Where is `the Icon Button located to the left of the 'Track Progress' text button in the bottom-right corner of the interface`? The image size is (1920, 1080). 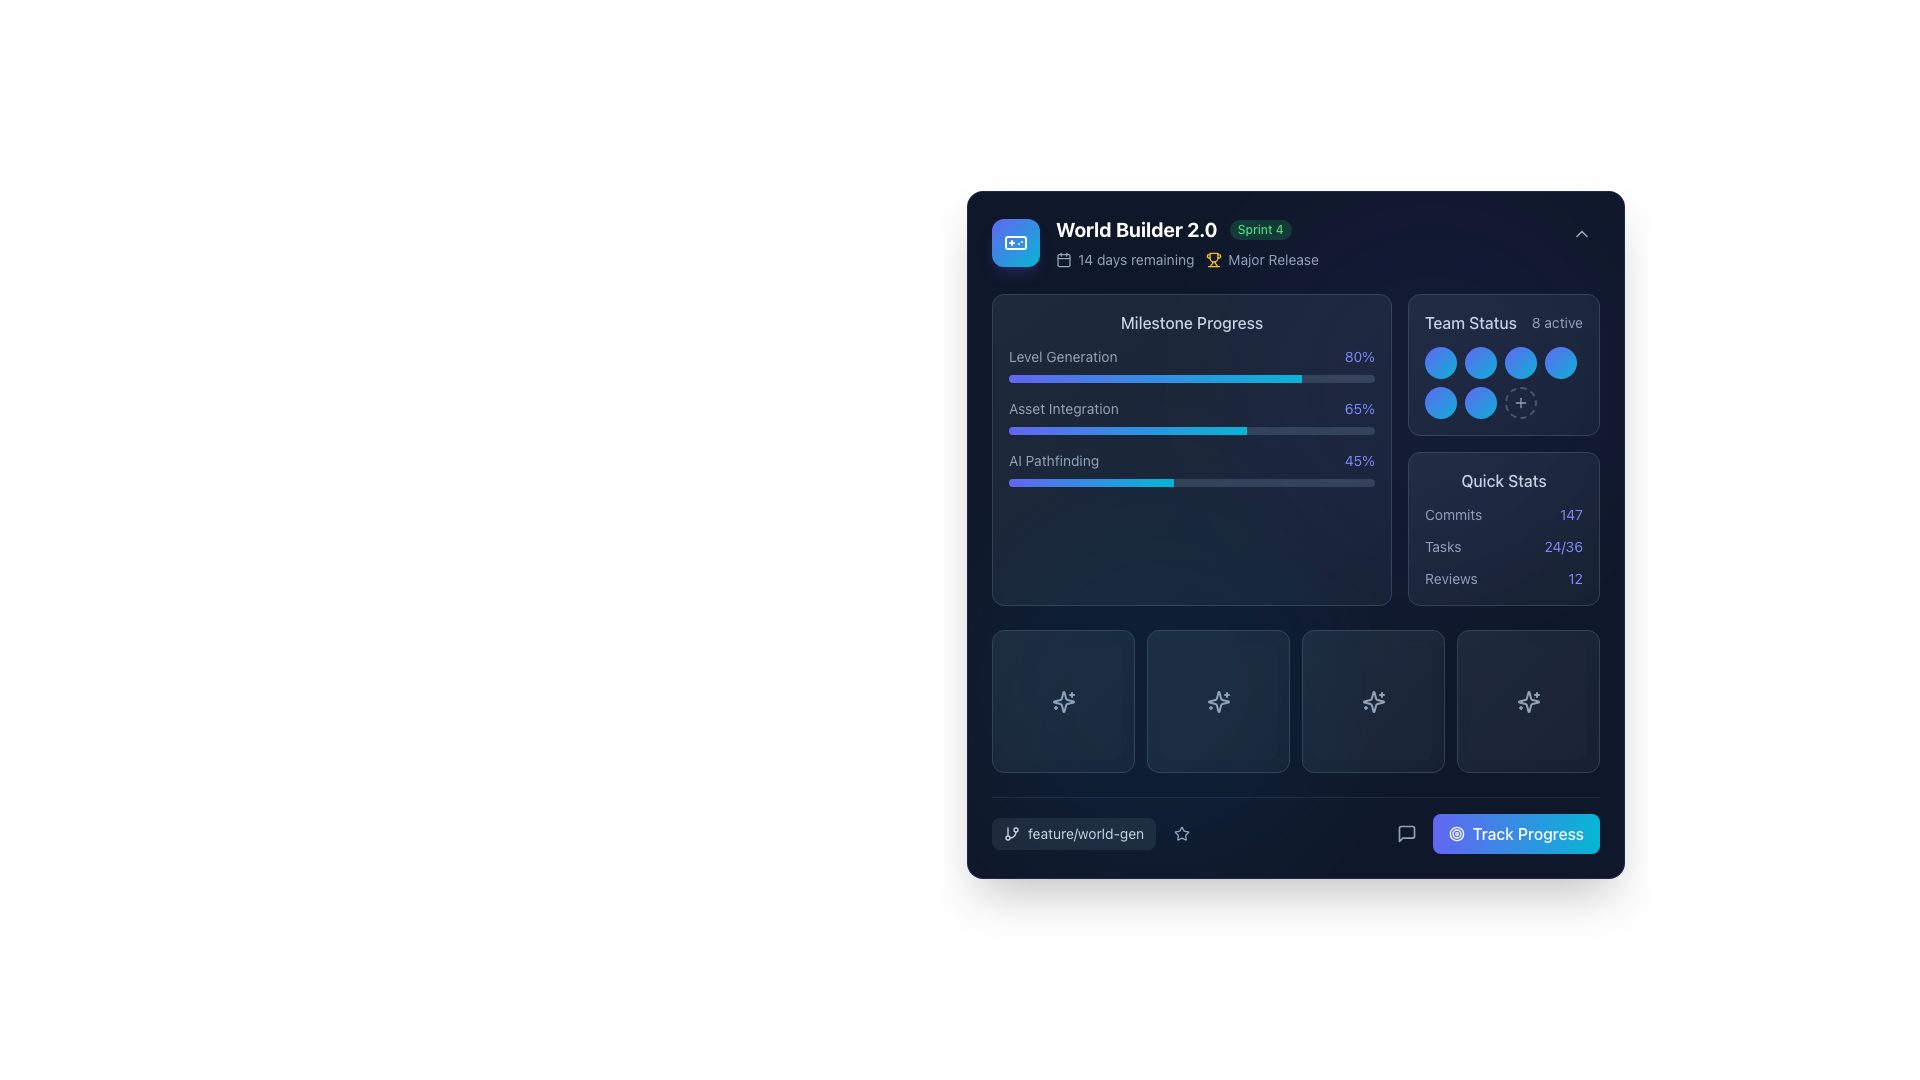 the Icon Button located to the left of the 'Track Progress' text button in the bottom-right corner of the interface is located at coordinates (1405, 833).